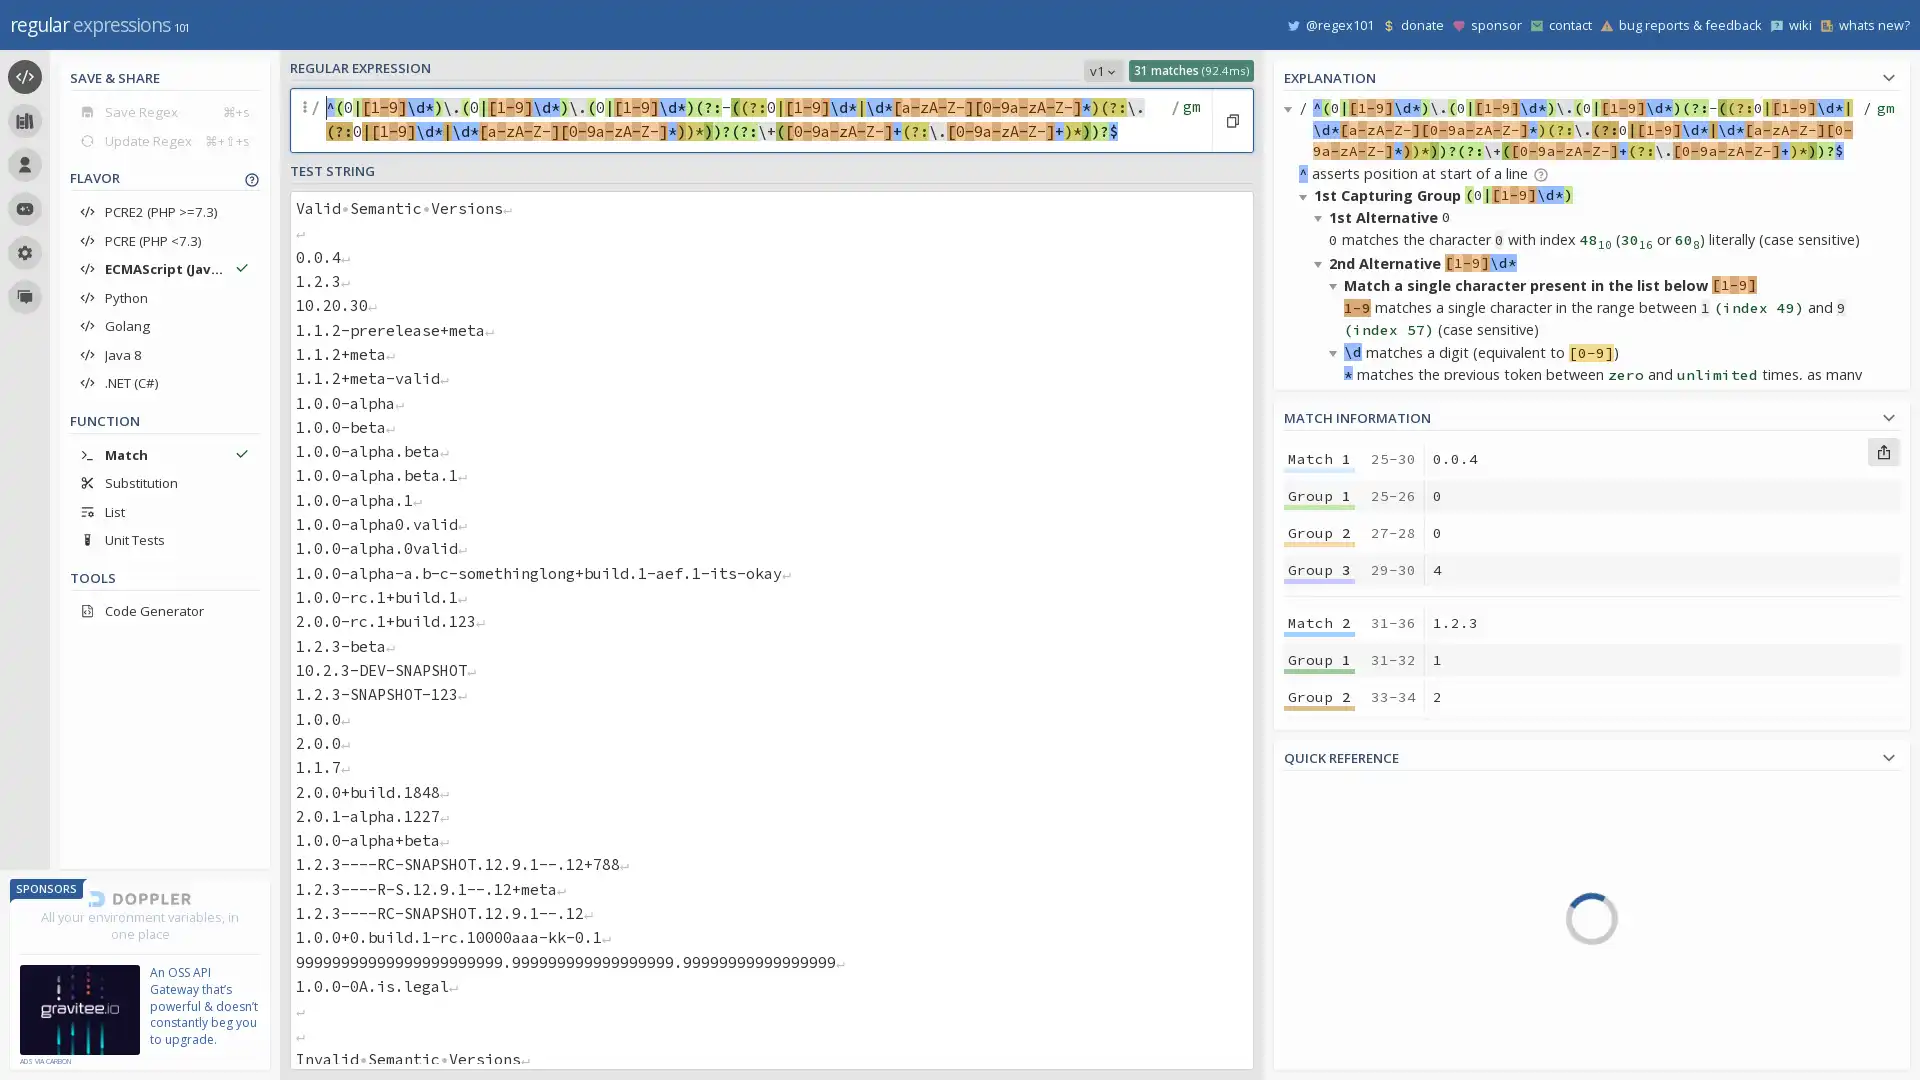 The image size is (1920, 1080). What do you see at coordinates (1306, 917) in the screenshot?
I see `Collapse Subtree` at bounding box center [1306, 917].